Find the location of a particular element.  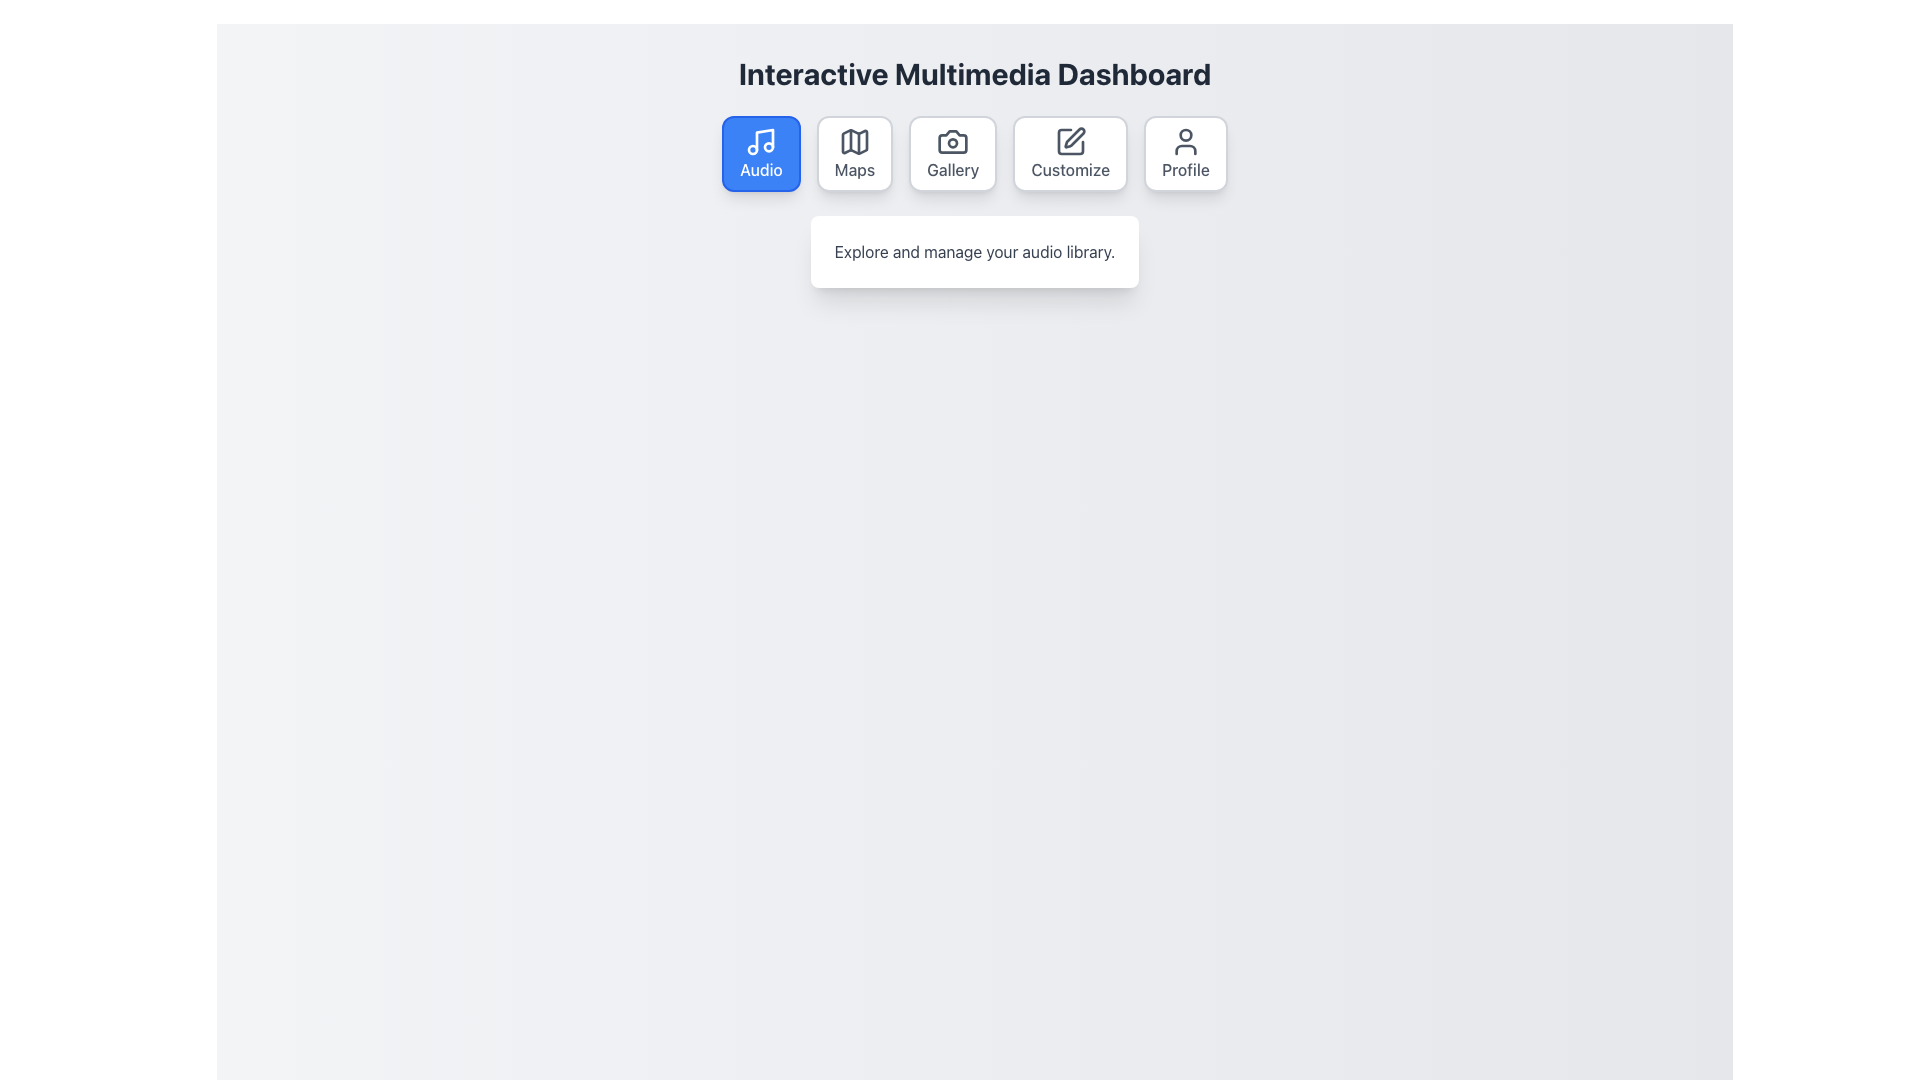

the 'Profile' button, which is a rectangular button with a user figure icon and gray text on a white background, located on the top-right section of the application interface is located at coordinates (1185, 153).